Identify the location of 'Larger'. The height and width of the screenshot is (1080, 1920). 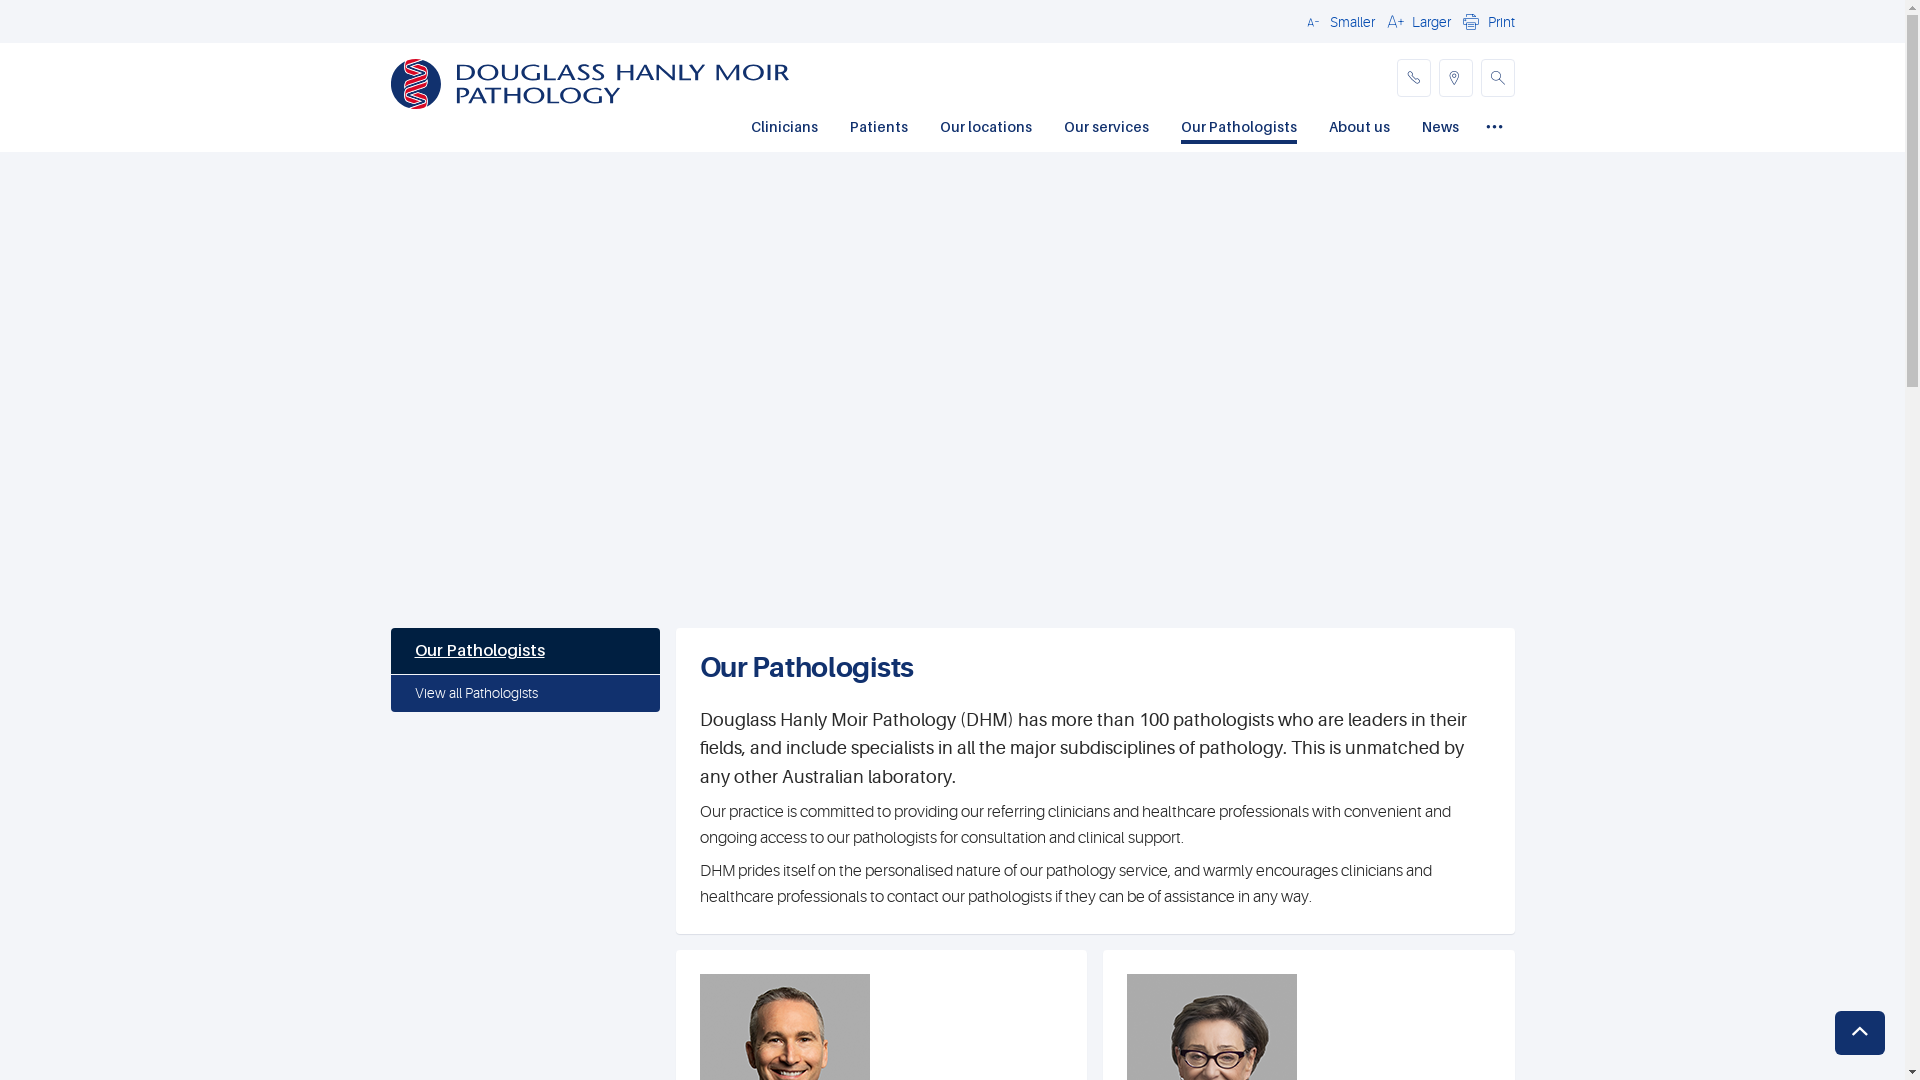
(1415, 20).